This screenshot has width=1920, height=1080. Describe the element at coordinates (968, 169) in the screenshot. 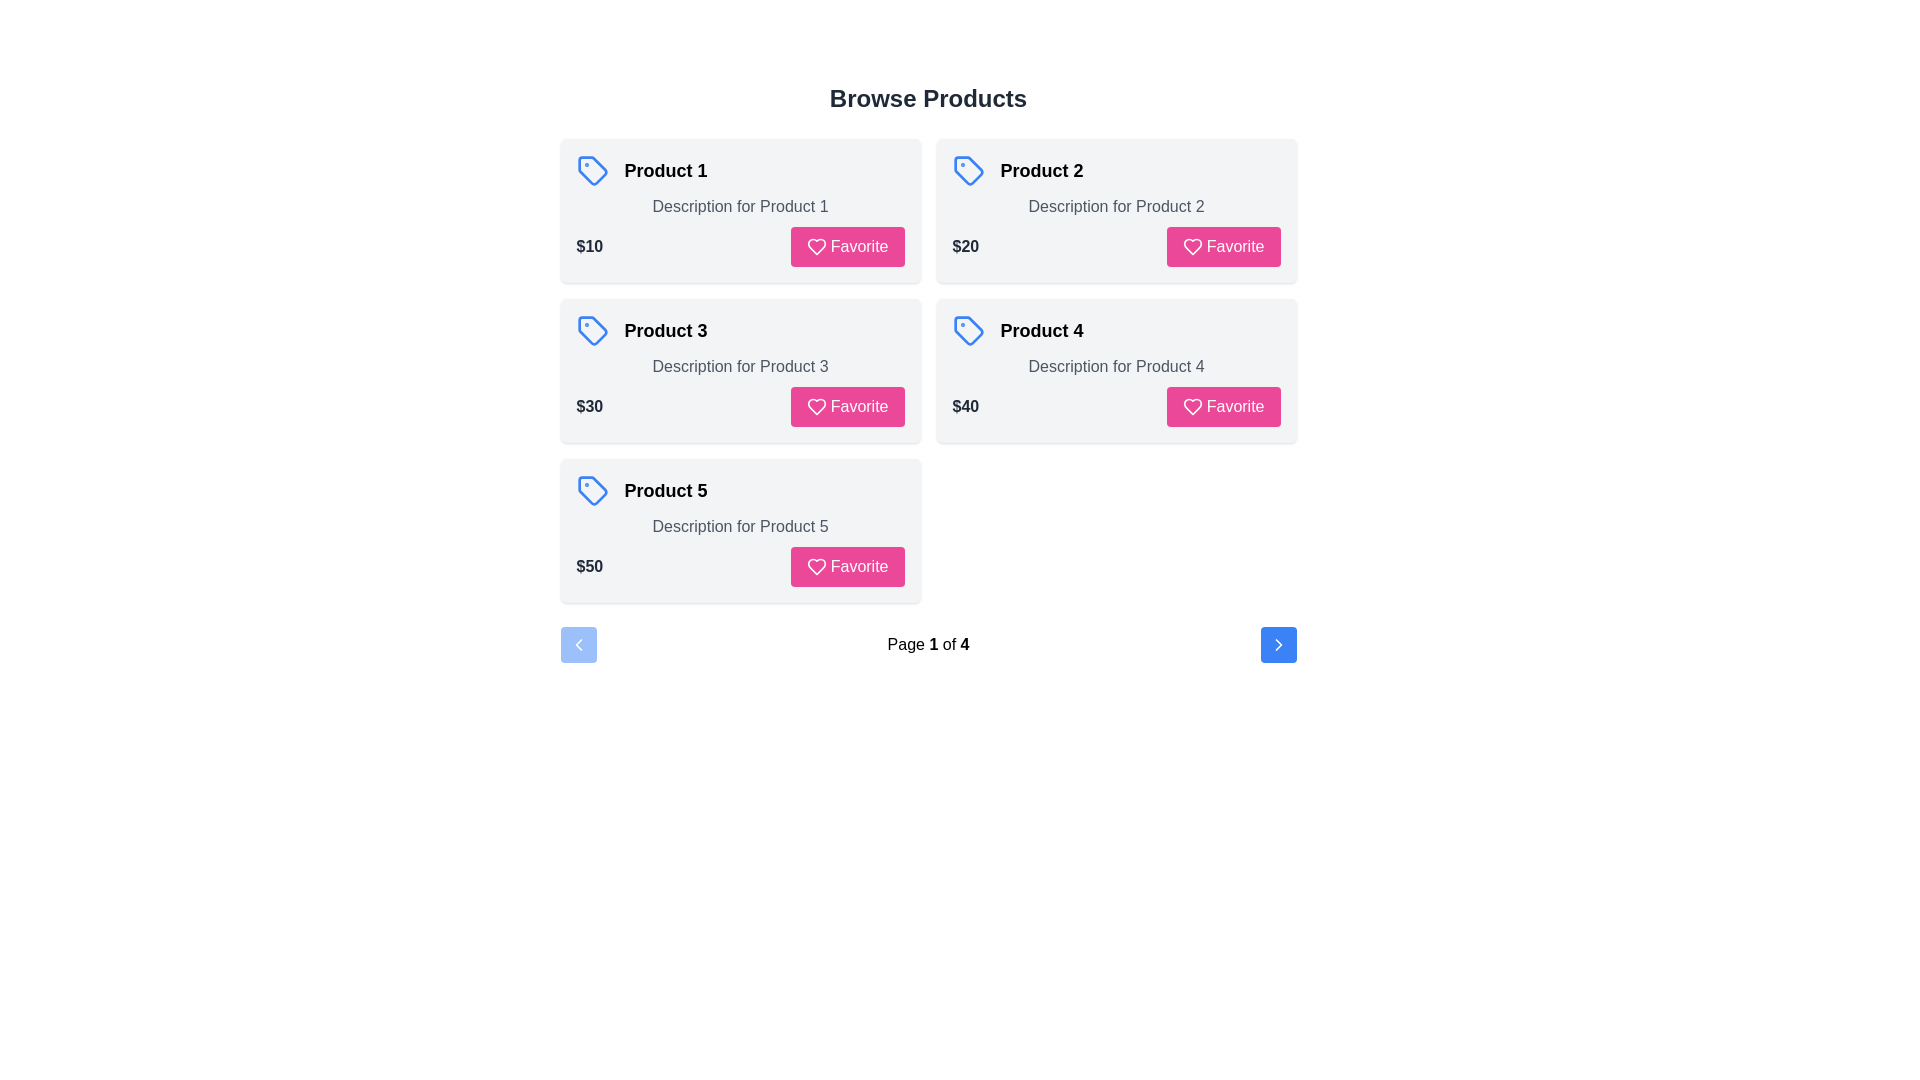

I see `the decorative icon located at the top-left corner of the panel associated with 'Product 2', positioned in the second column and first row of the grid layout` at that location.